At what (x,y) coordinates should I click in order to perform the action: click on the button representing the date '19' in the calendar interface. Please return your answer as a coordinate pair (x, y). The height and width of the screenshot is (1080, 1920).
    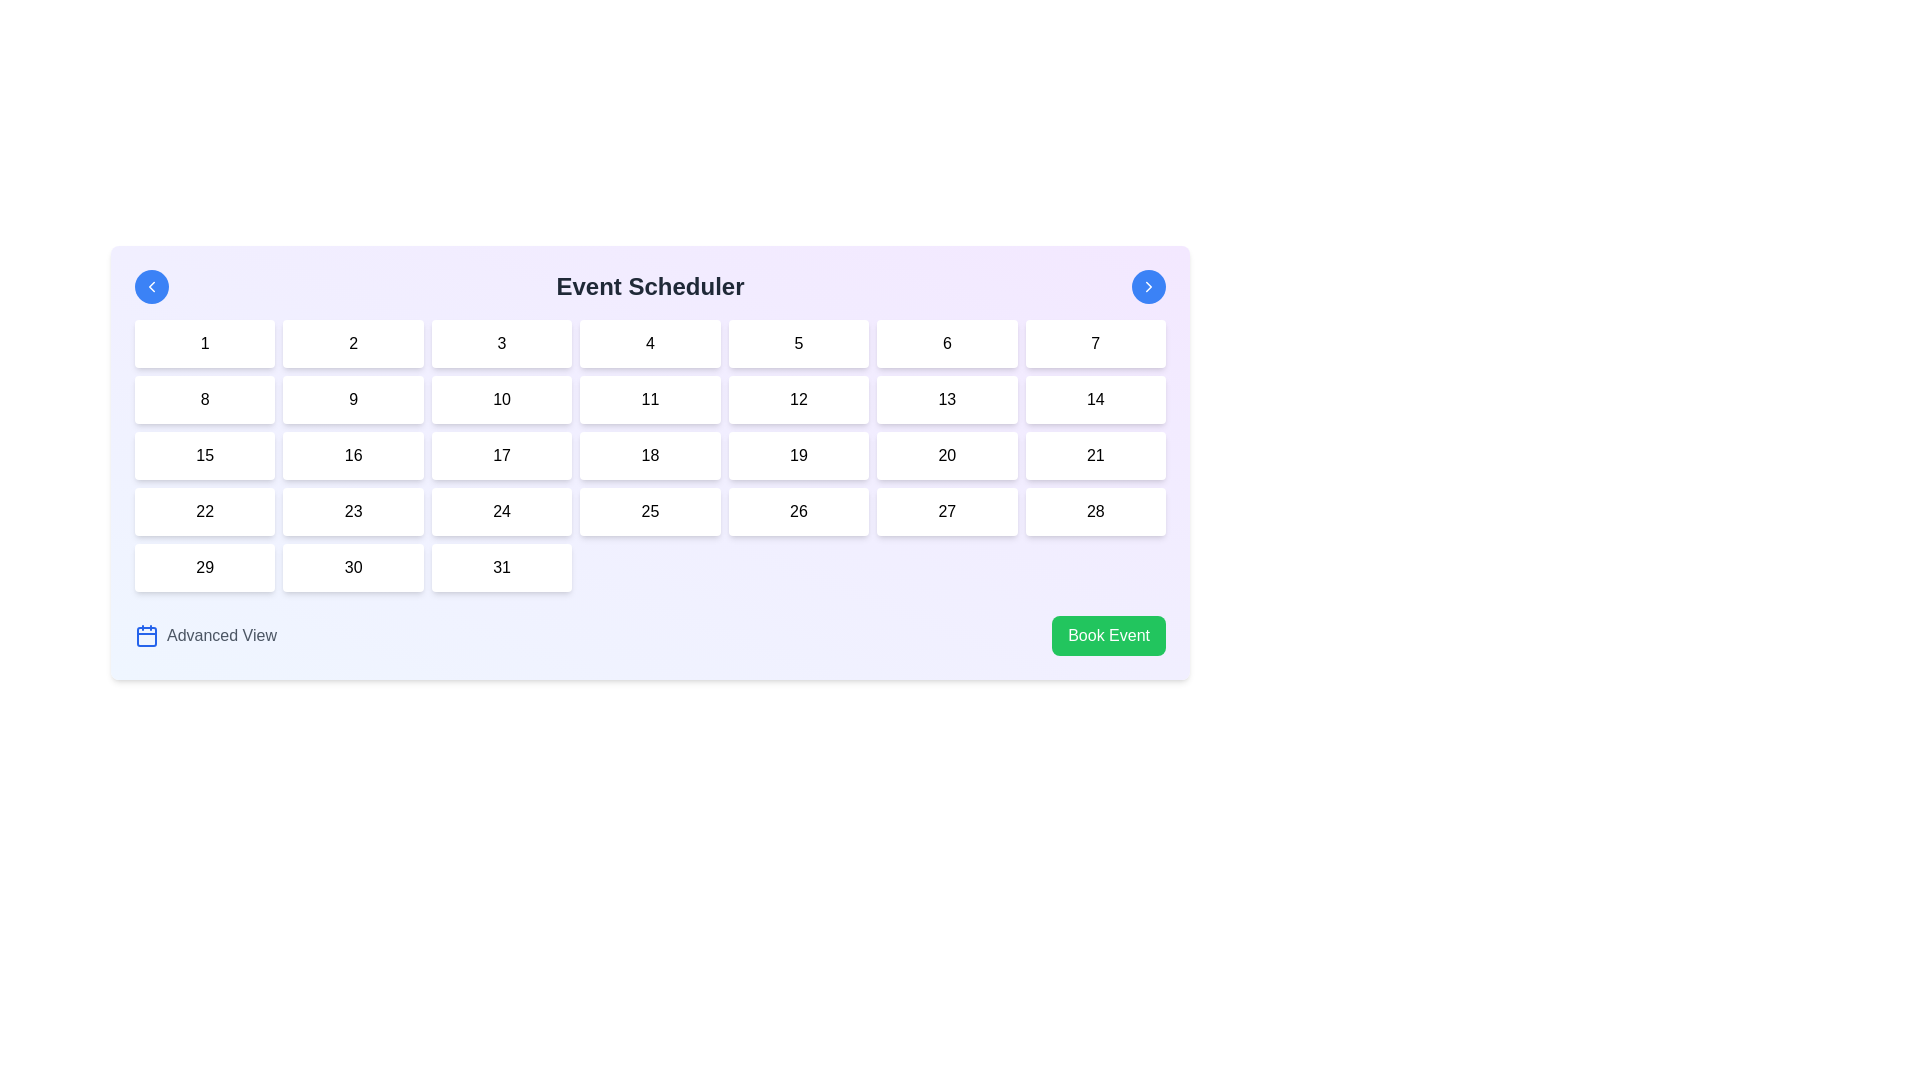
    Looking at the image, I should click on (797, 455).